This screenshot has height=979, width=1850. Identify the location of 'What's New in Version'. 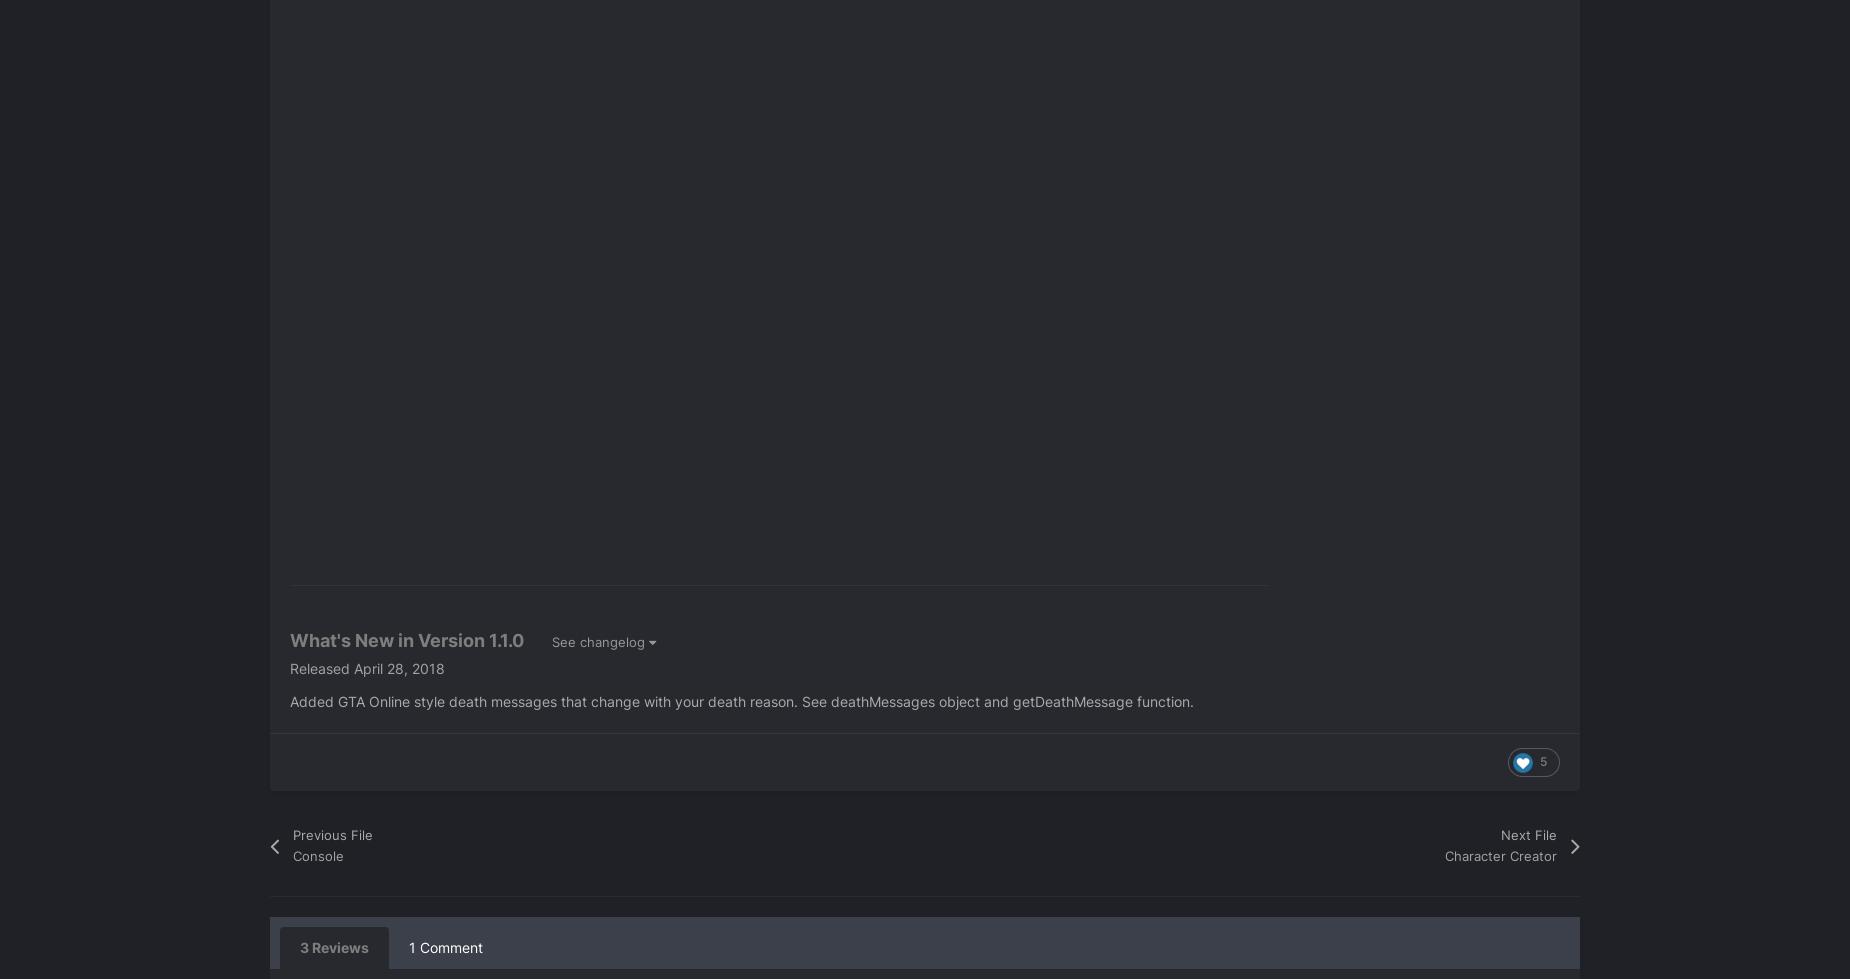
(388, 638).